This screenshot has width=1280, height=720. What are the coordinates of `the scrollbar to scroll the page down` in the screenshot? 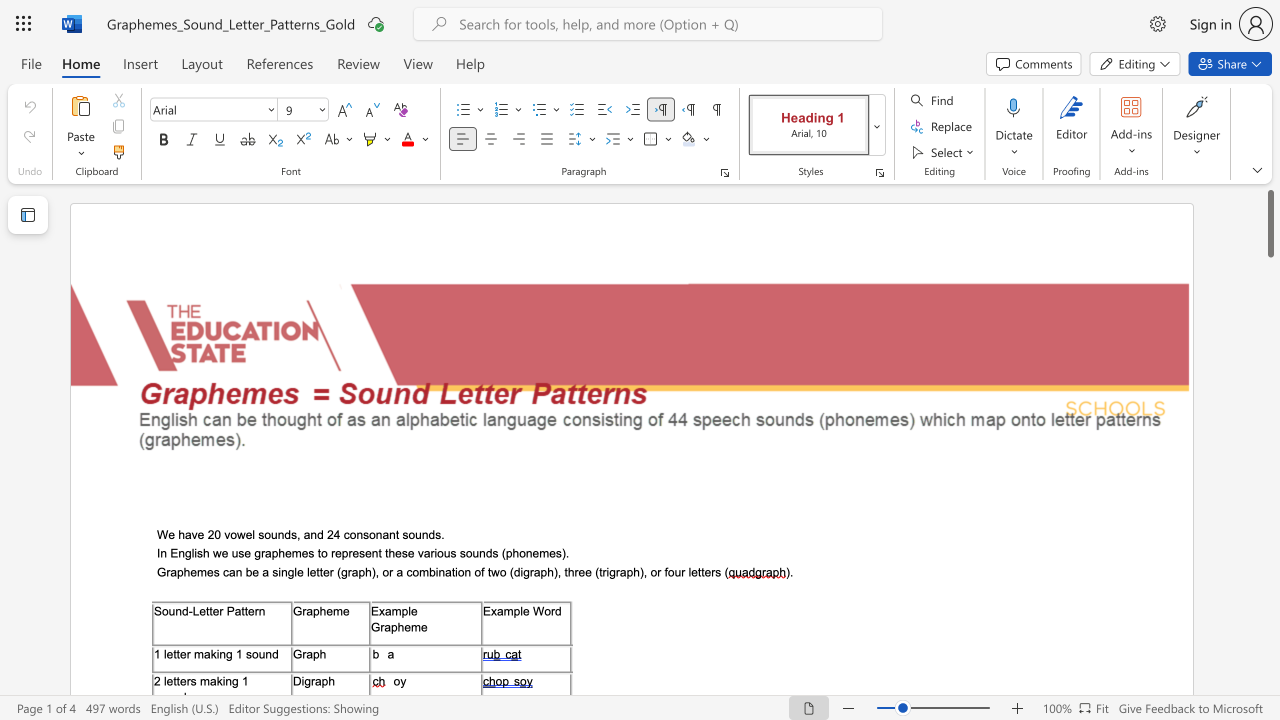 It's located at (1269, 570).